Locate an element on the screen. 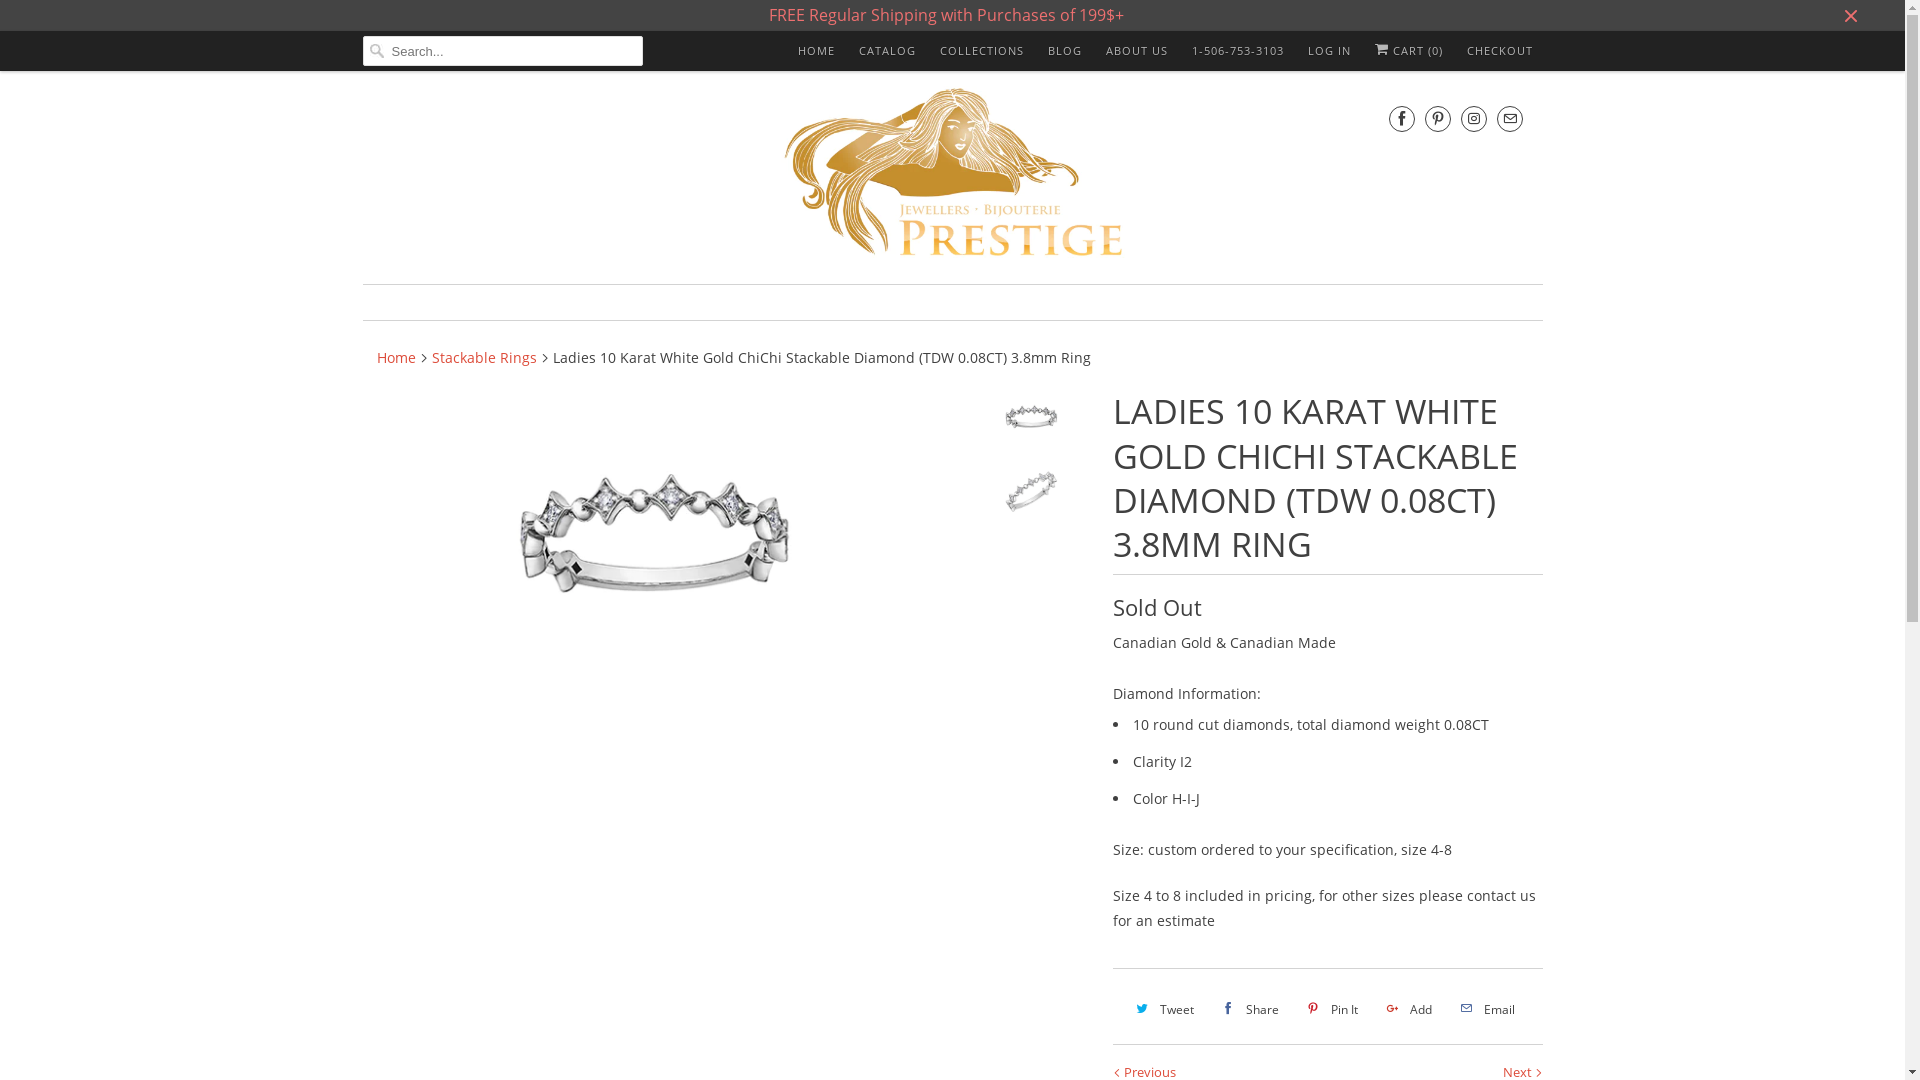  'HOME' is located at coordinates (816, 49).